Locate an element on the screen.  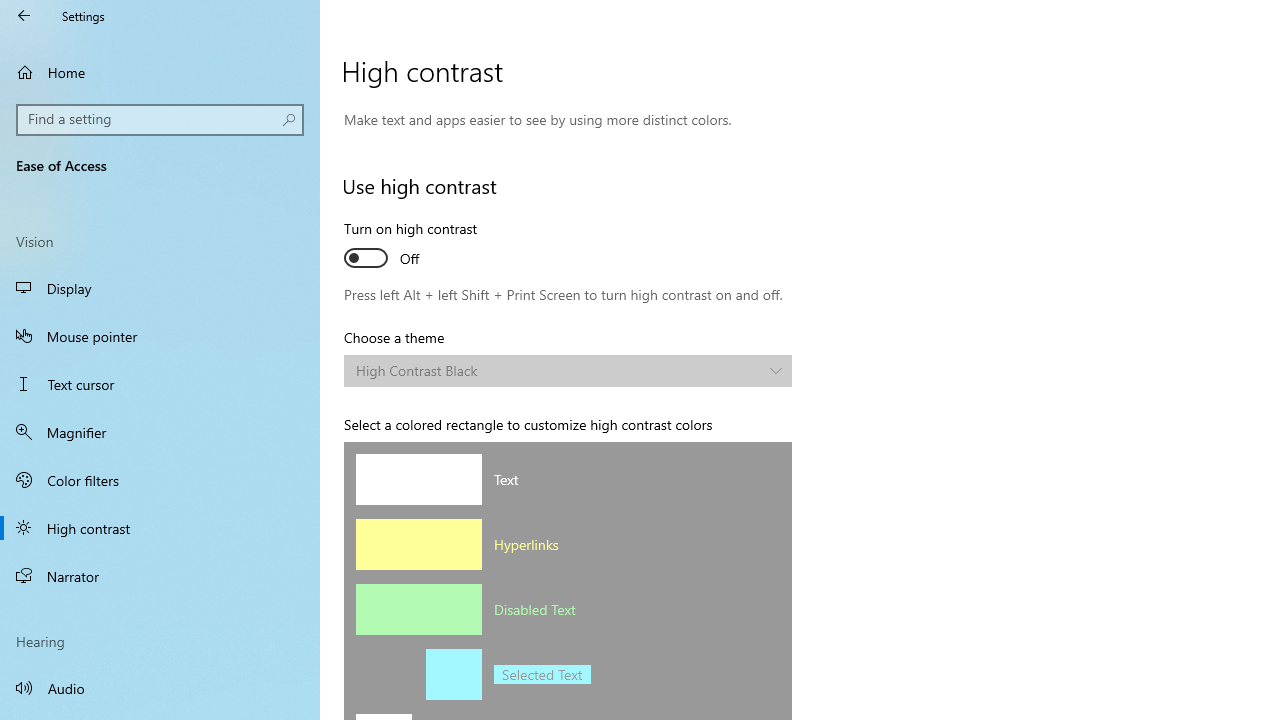
'Back' is located at coordinates (24, 15).